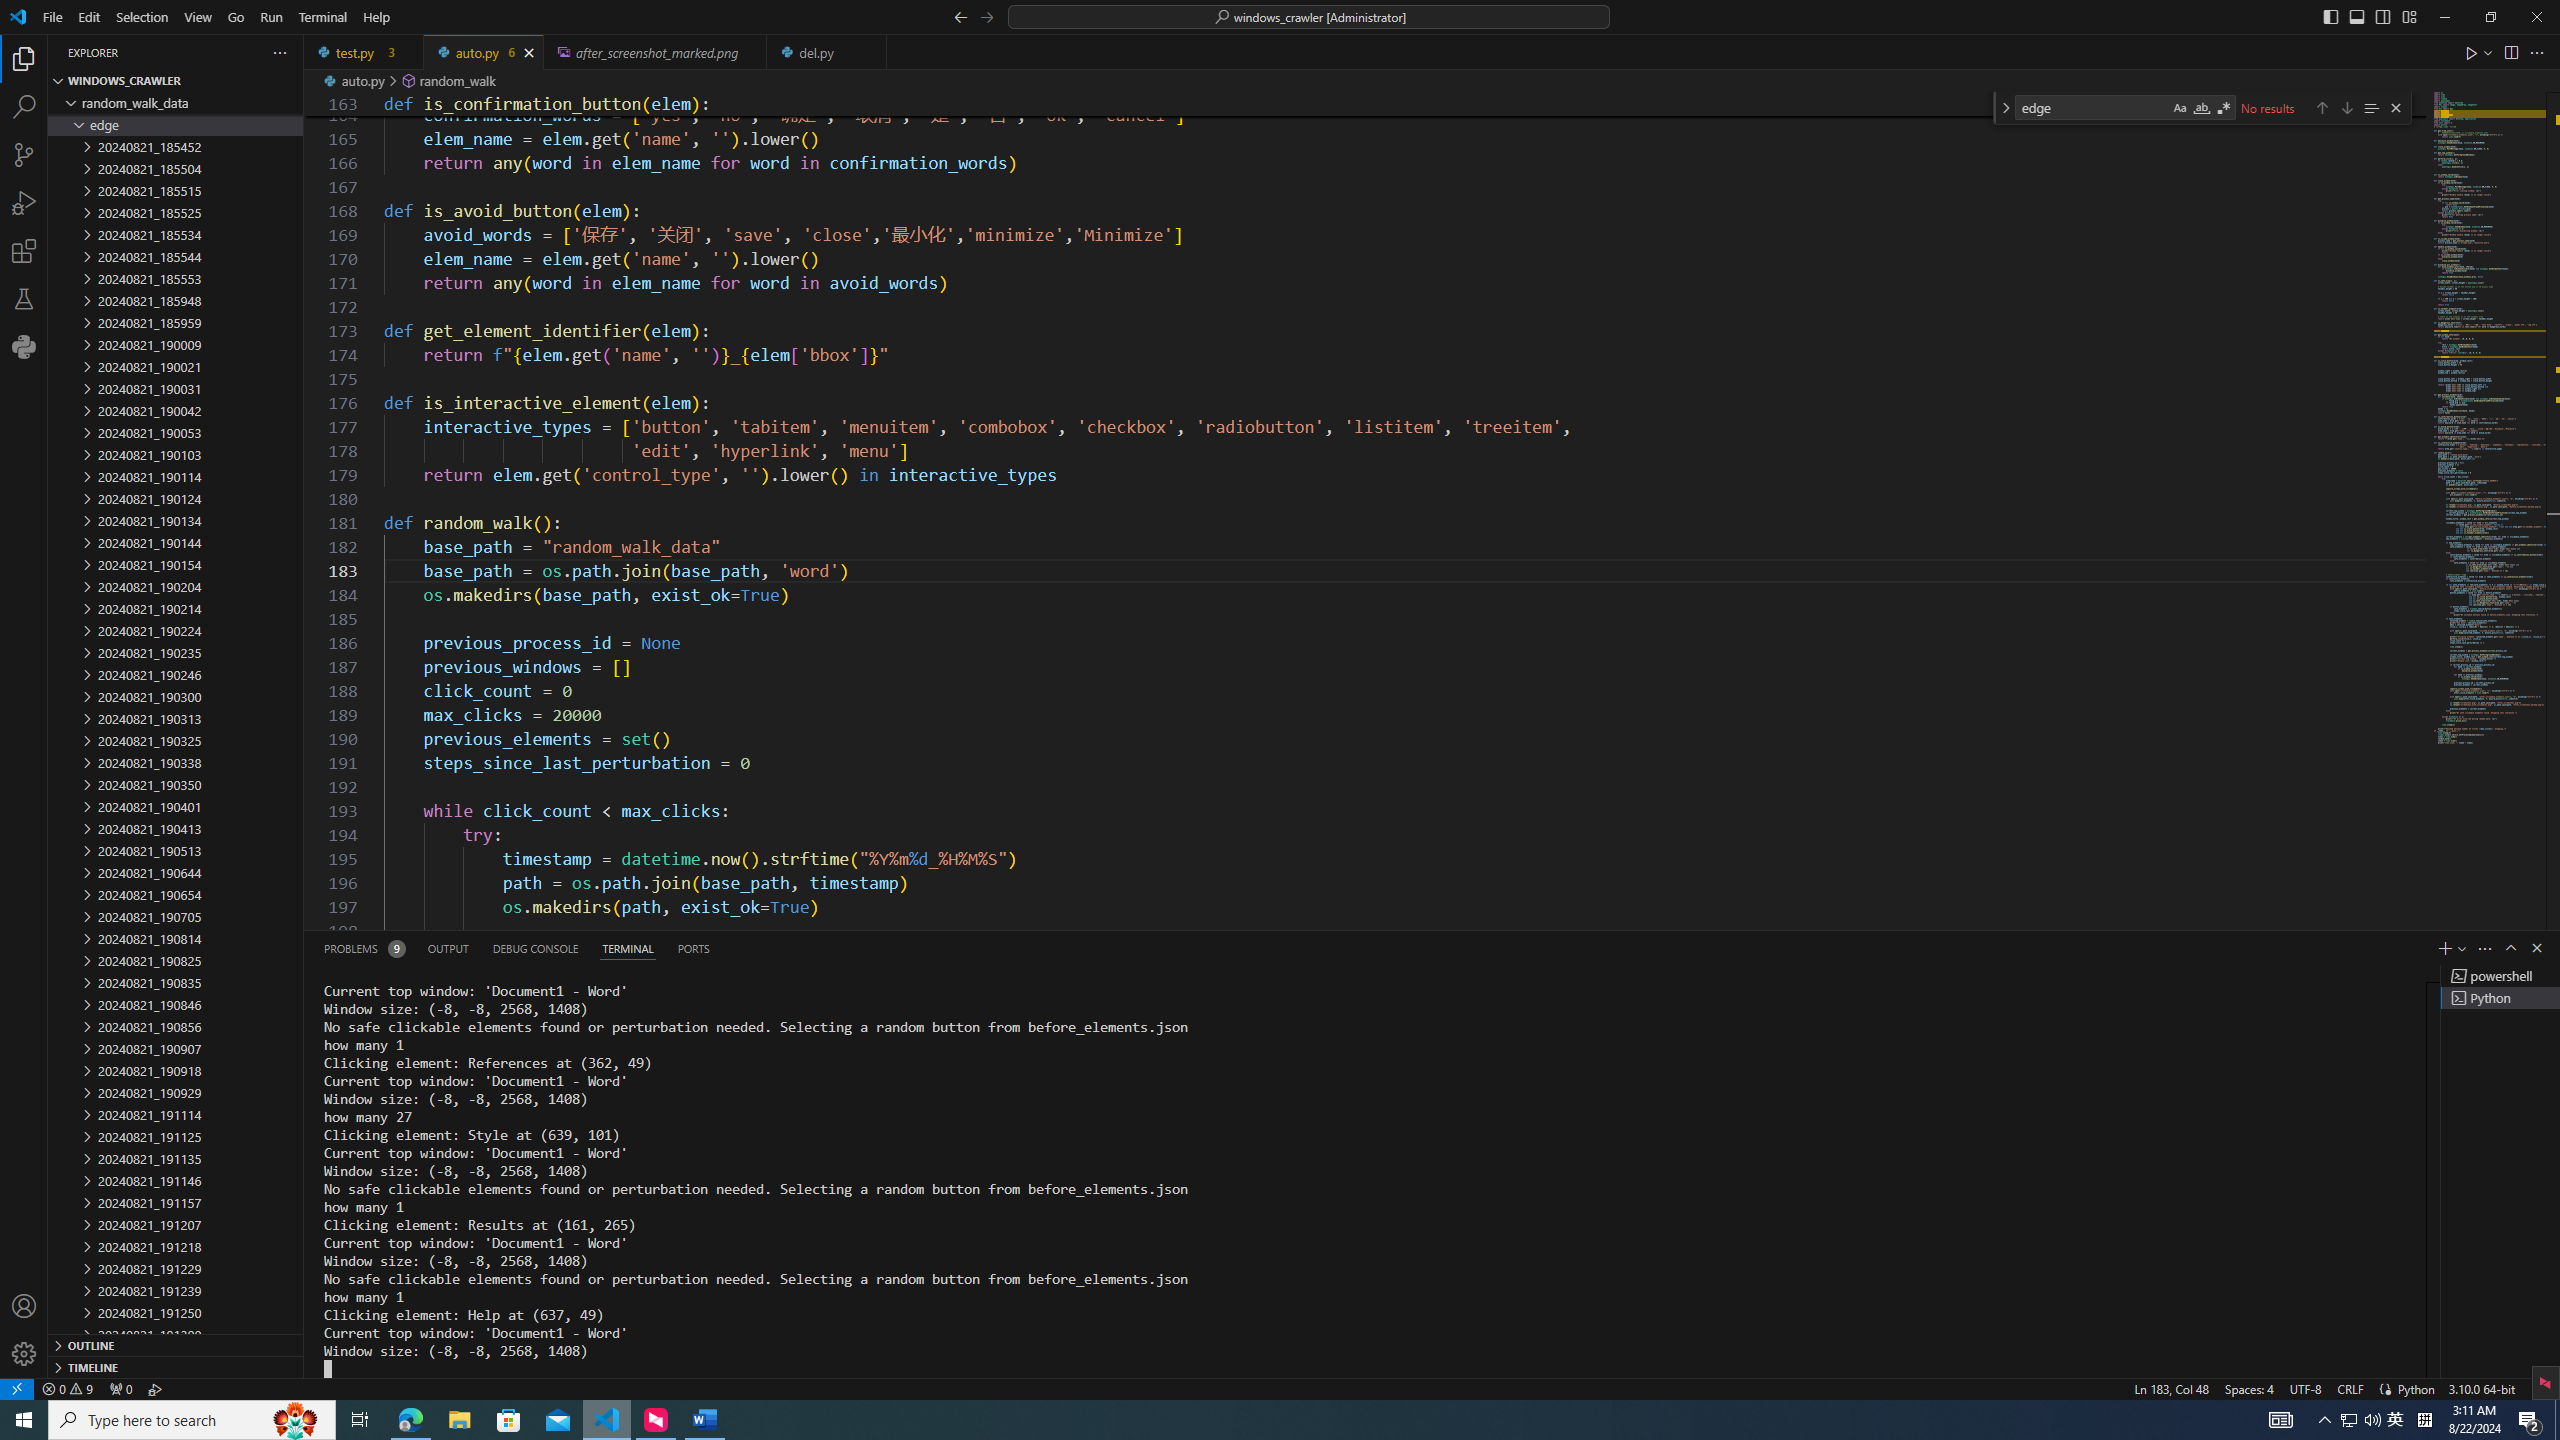  What do you see at coordinates (2506, 51) in the screenshot?
I see `'Editor actions'` at bounding box center [2506, 51].